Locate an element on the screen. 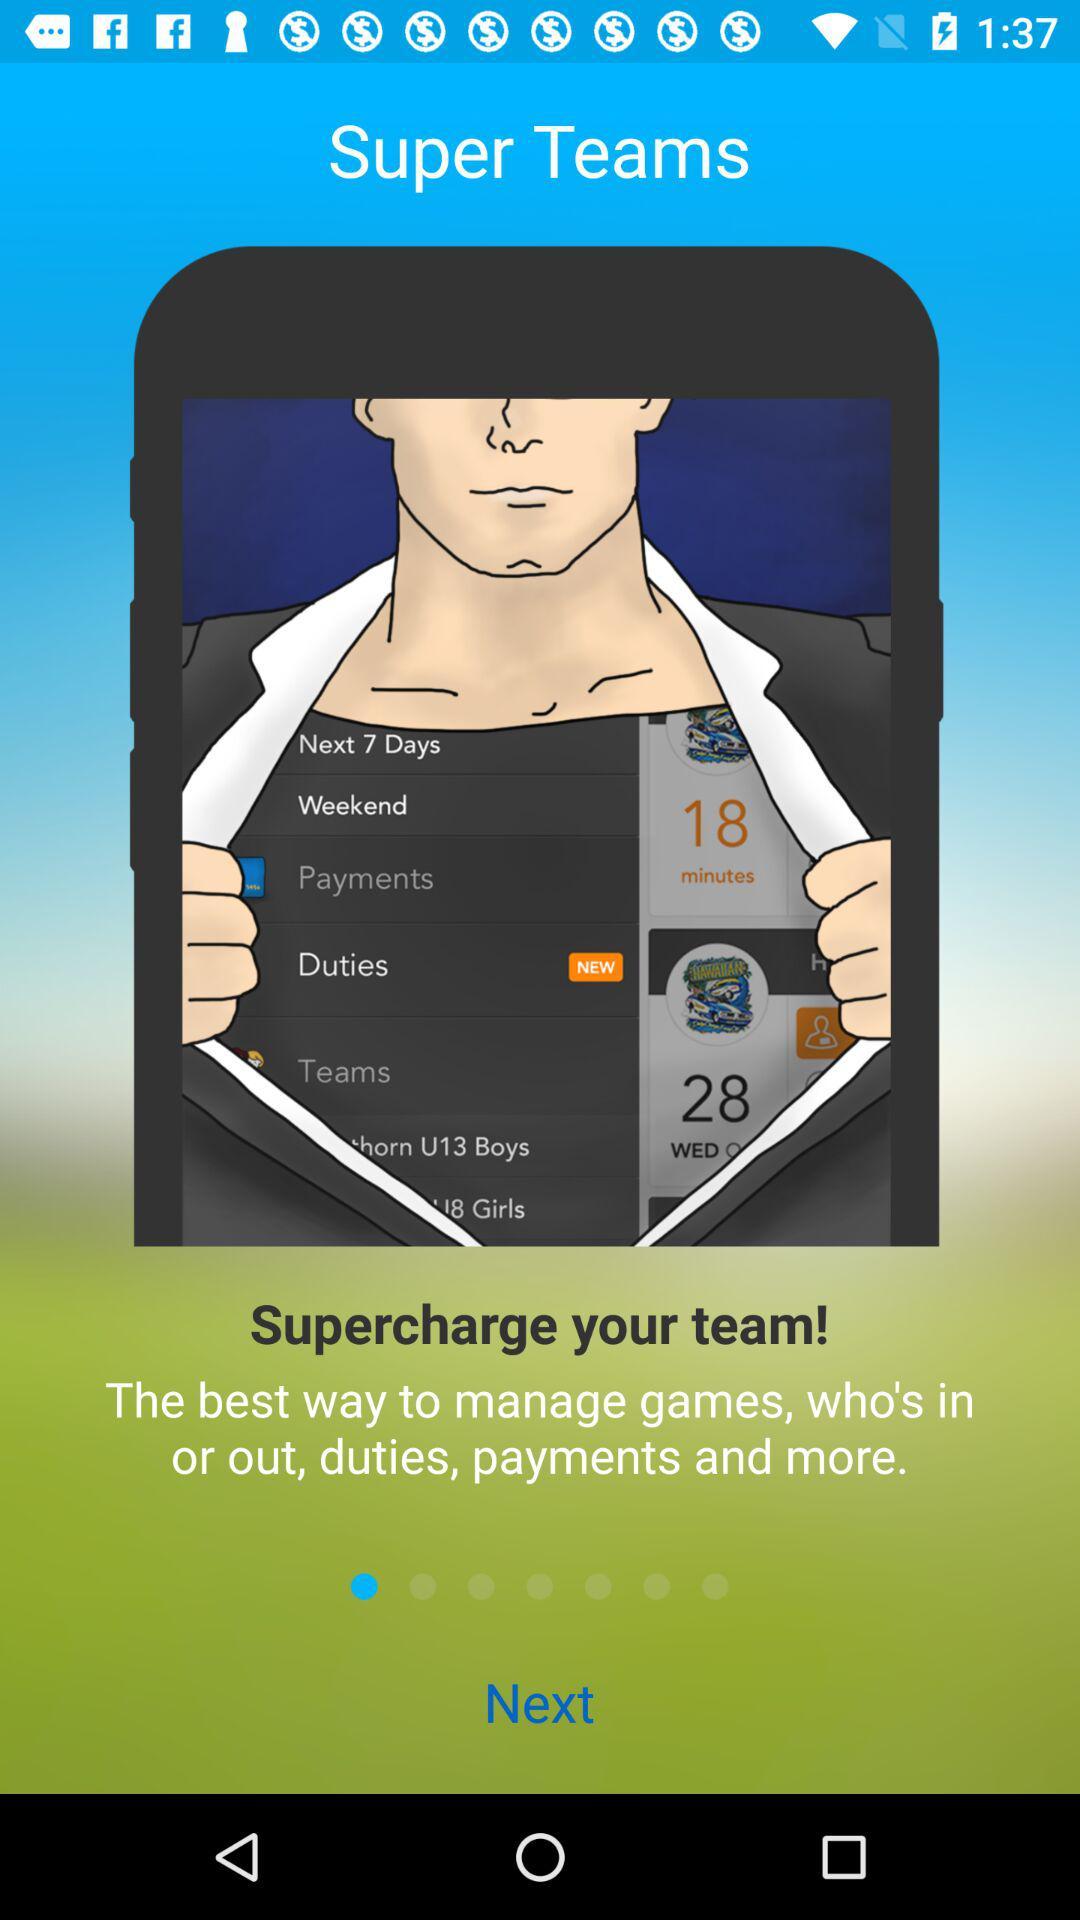  the item below the the best way item is located at coordinates (481, 1585).